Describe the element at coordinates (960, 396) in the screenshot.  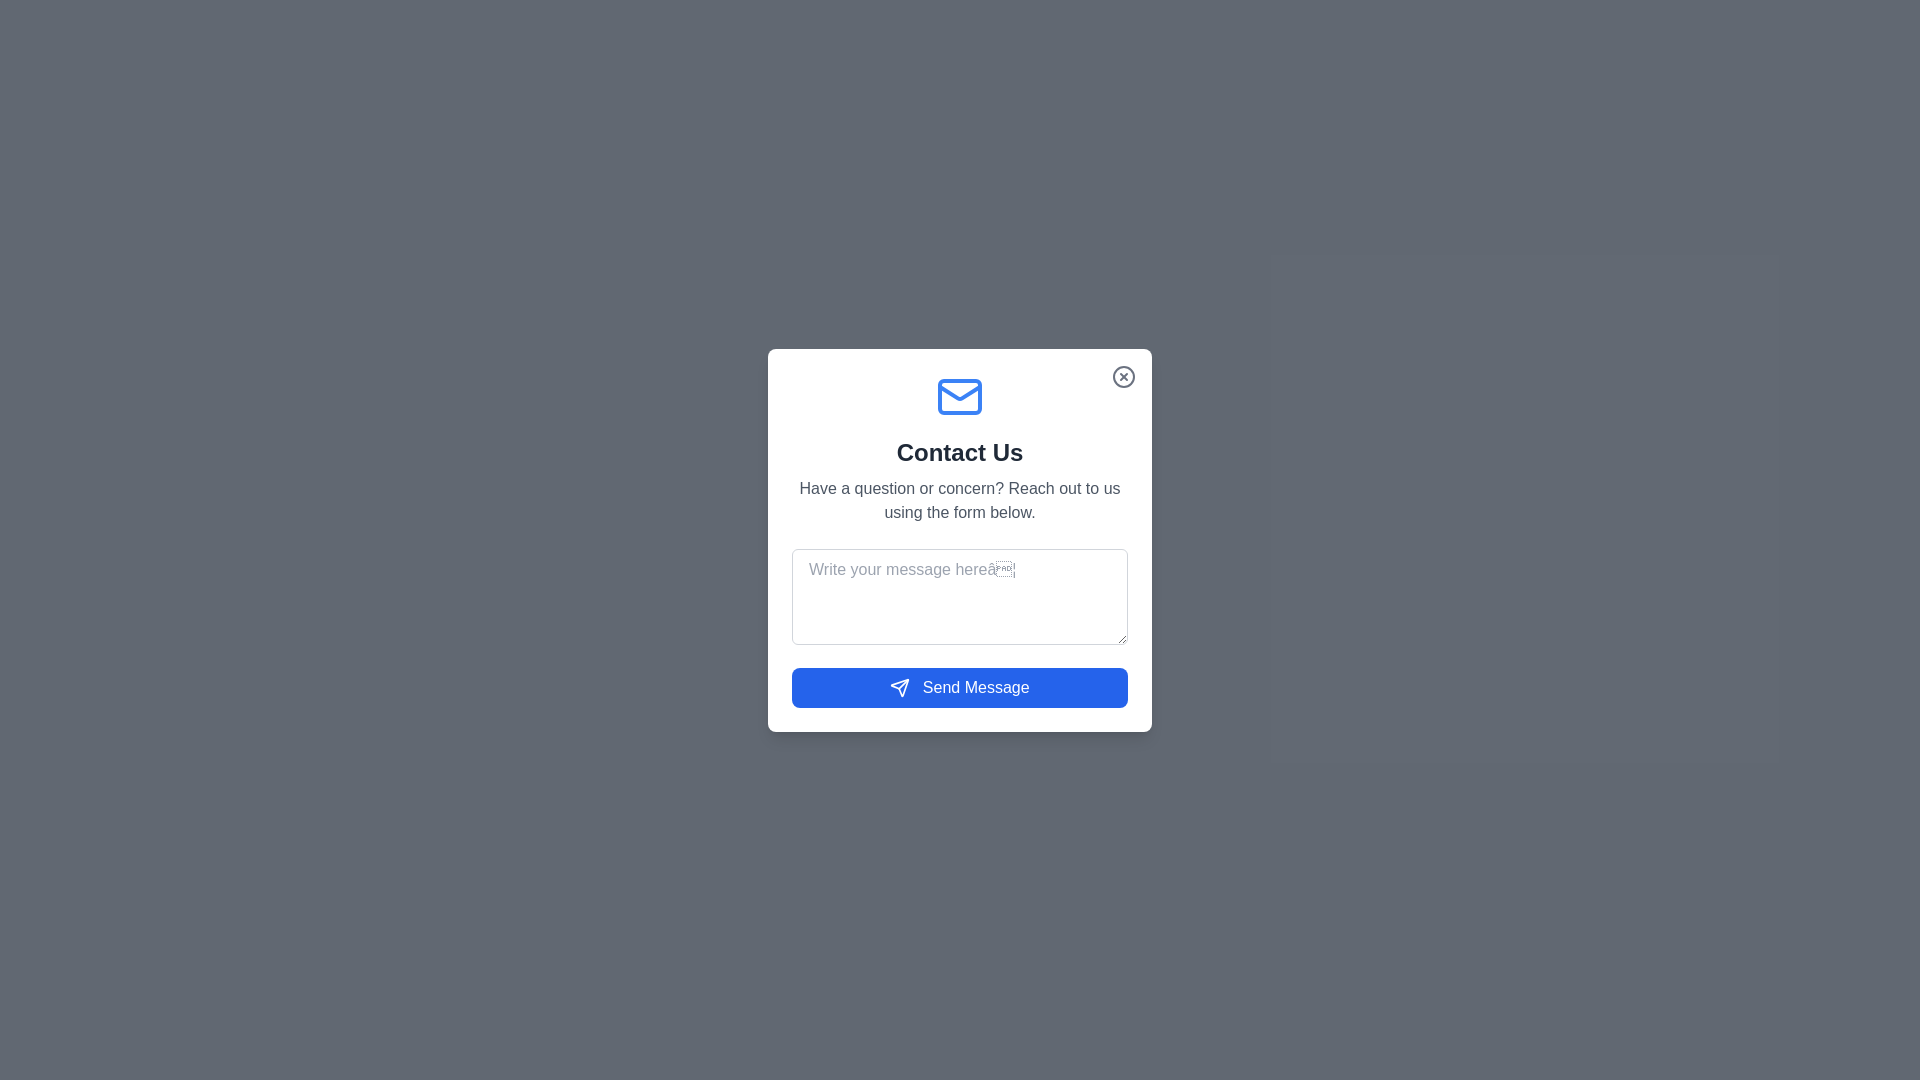
I see `the email icon to interact with it` at that location.